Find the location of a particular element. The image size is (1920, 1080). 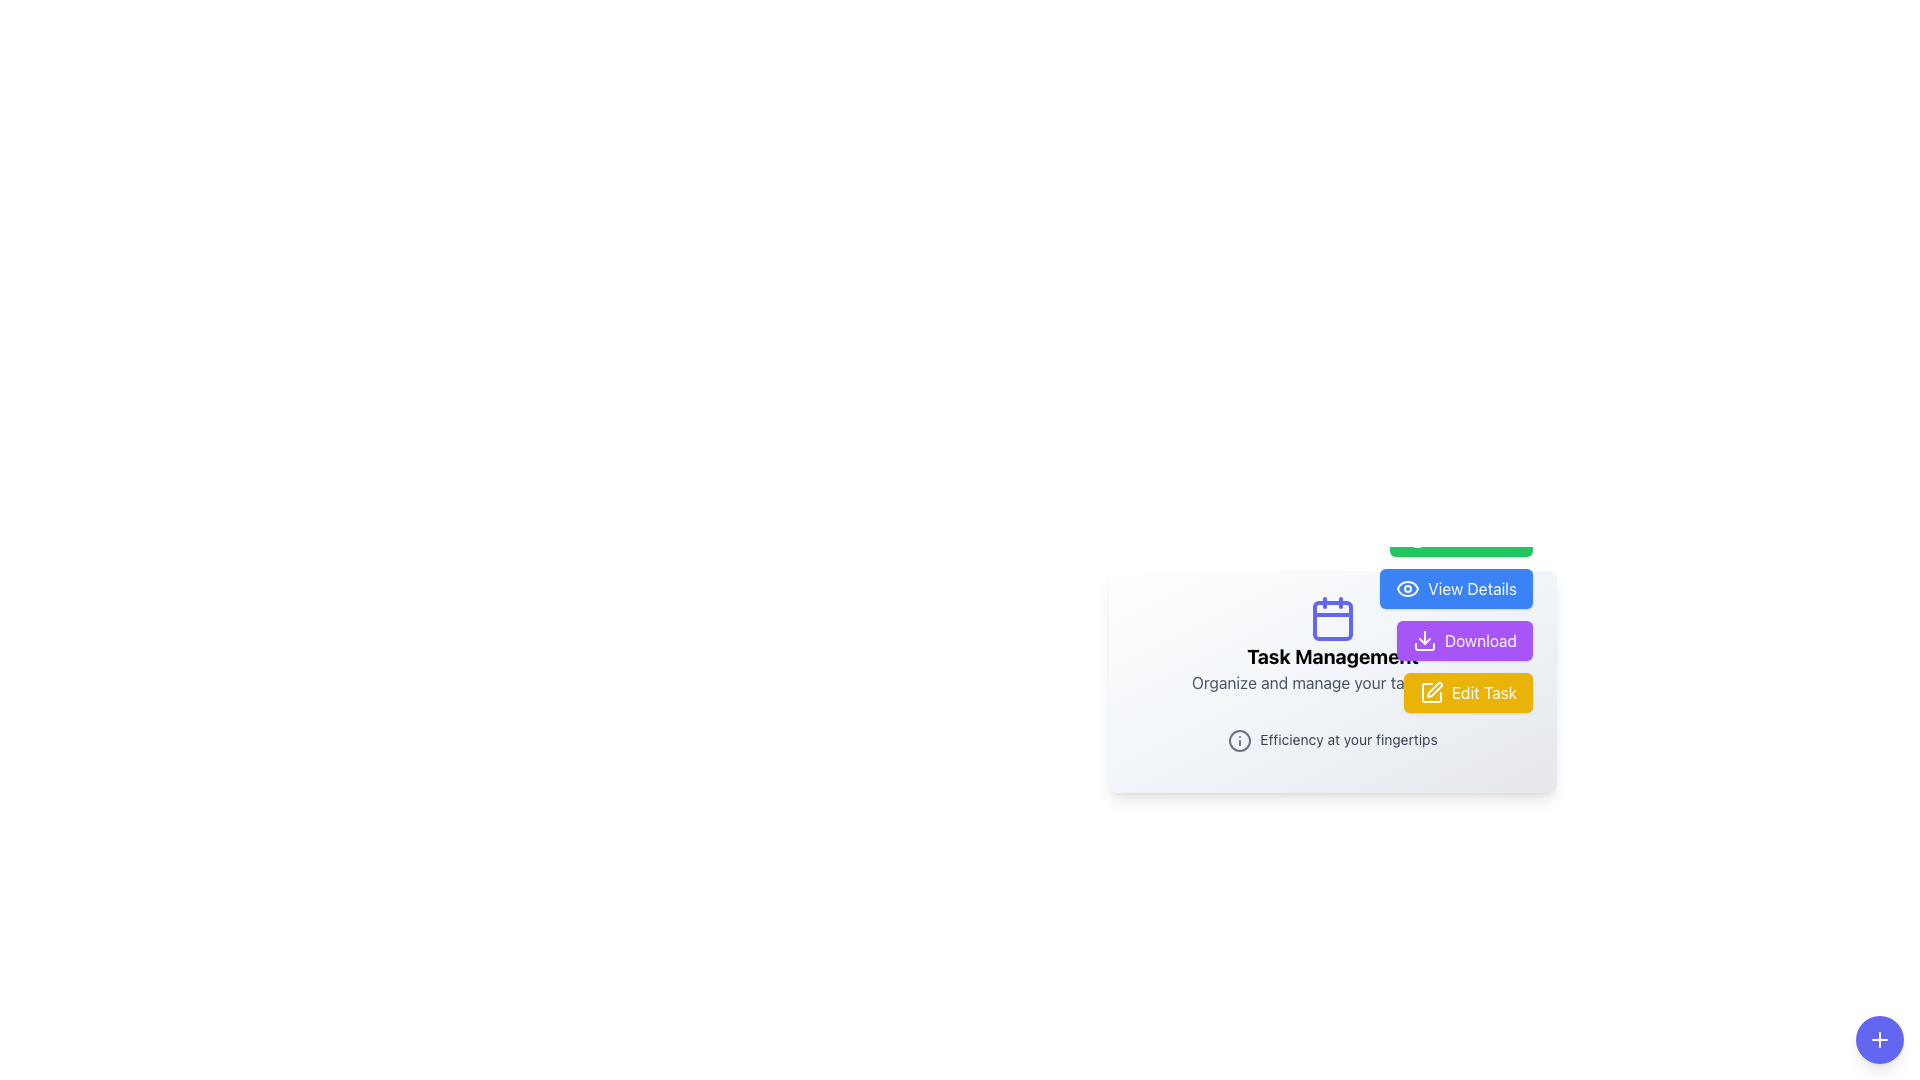

the descriptive text label located beneath the 'Task Management' heading, which provides information about the task management feature is located at coordinates (1333, 681).